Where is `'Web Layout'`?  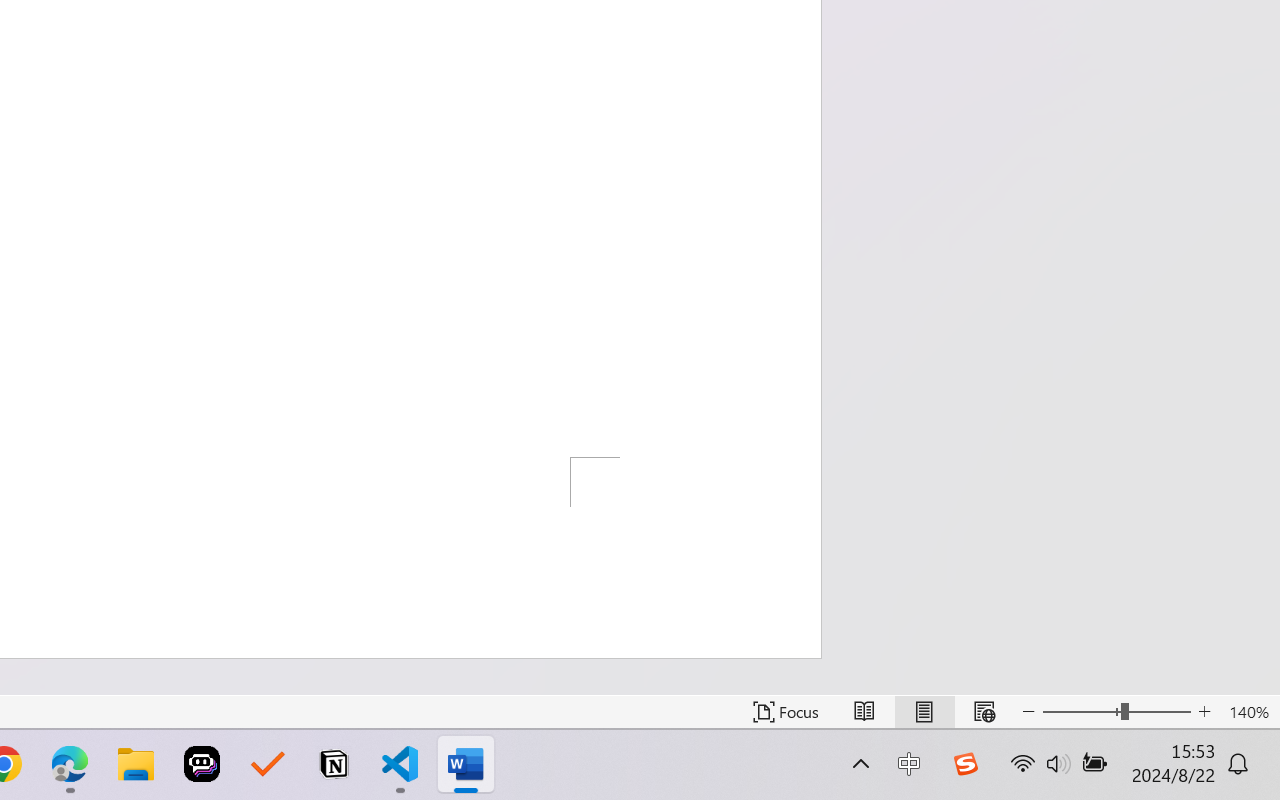 'Web Layout' is located at coordinates (984, 711).